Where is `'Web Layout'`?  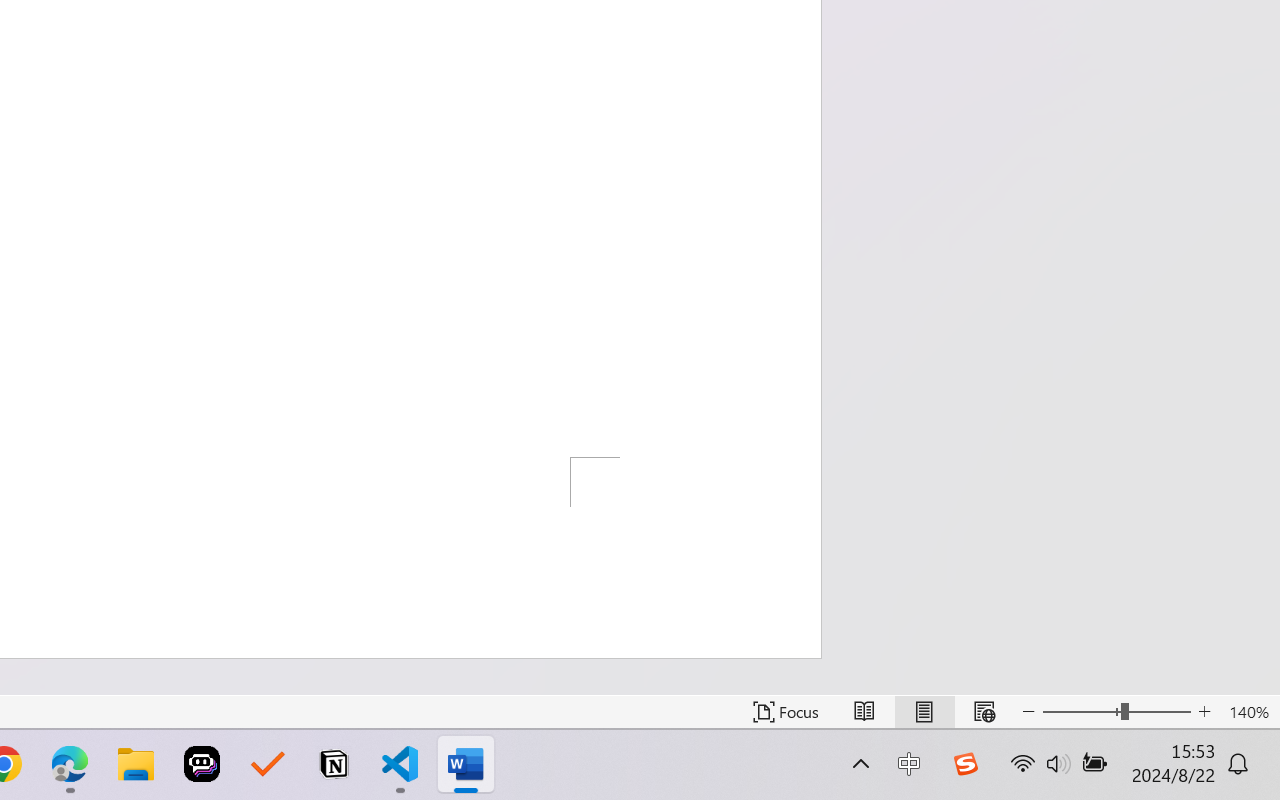 'Web Layout' is located at coordinates (984, 711).